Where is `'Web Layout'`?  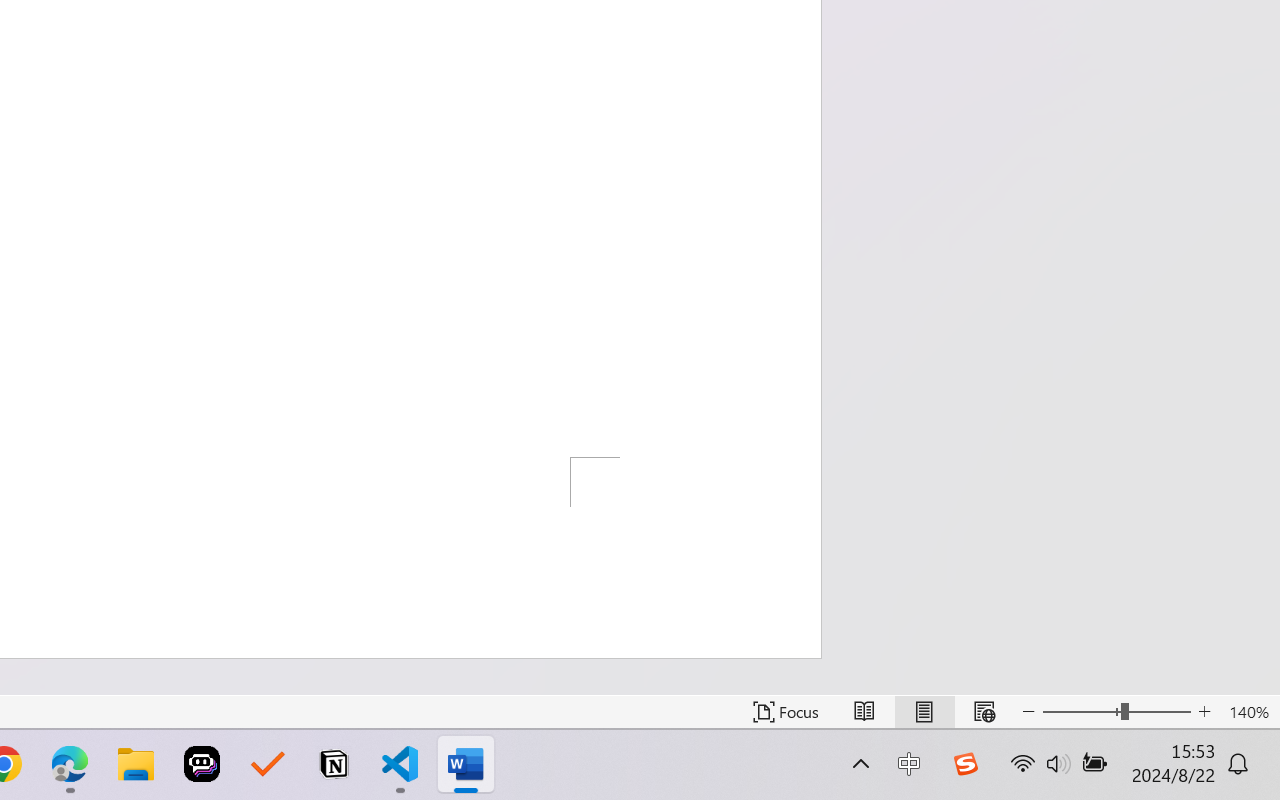 'Web Layout' is located at coordinates (984, 711).